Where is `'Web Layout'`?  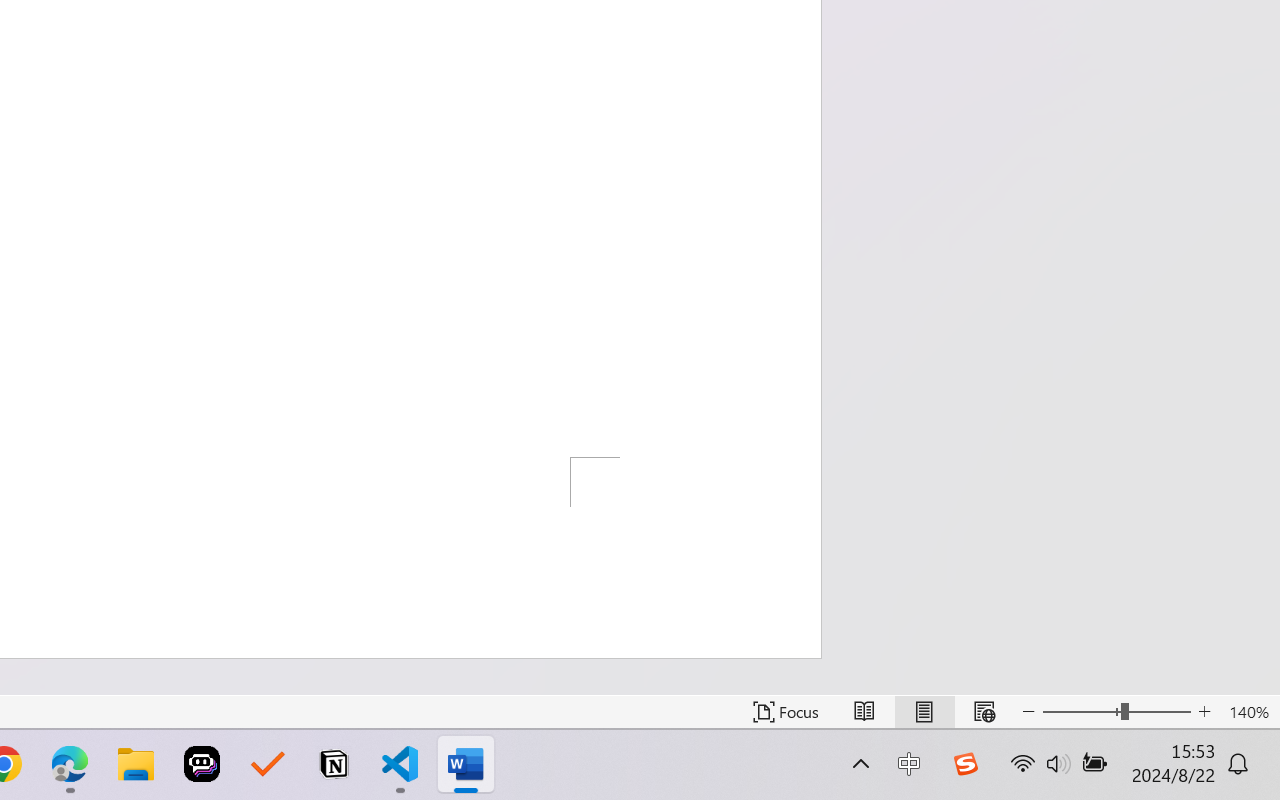 'Web Layout' is located at coordinates (984, 711).